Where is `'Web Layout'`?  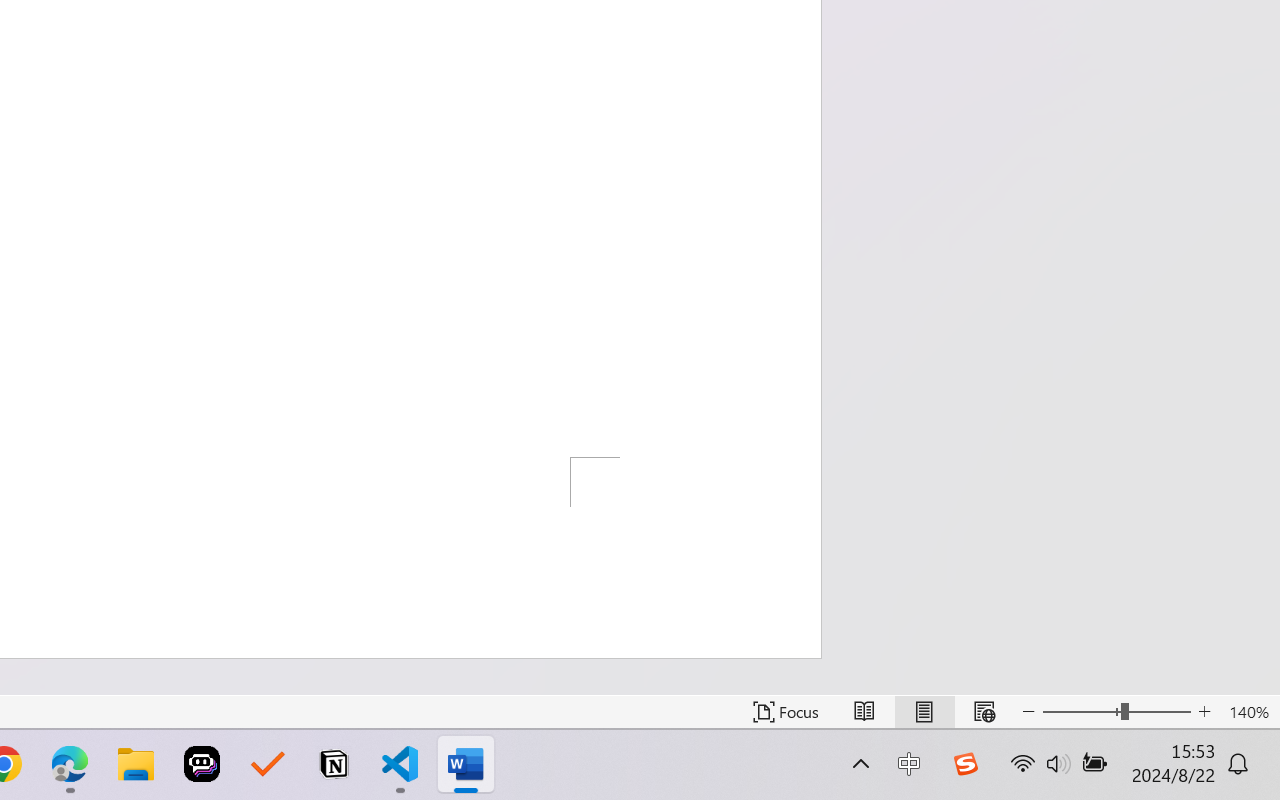 'Web Layout' is located at coordinates (984, 711).